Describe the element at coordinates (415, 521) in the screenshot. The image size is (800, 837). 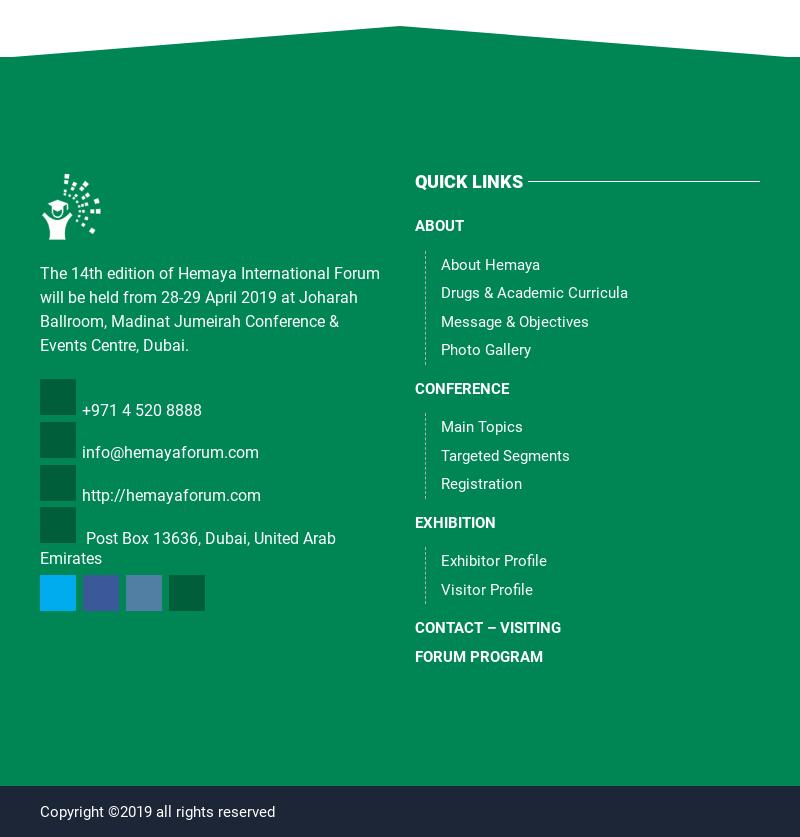
I see `'Exhibition'` at that location.